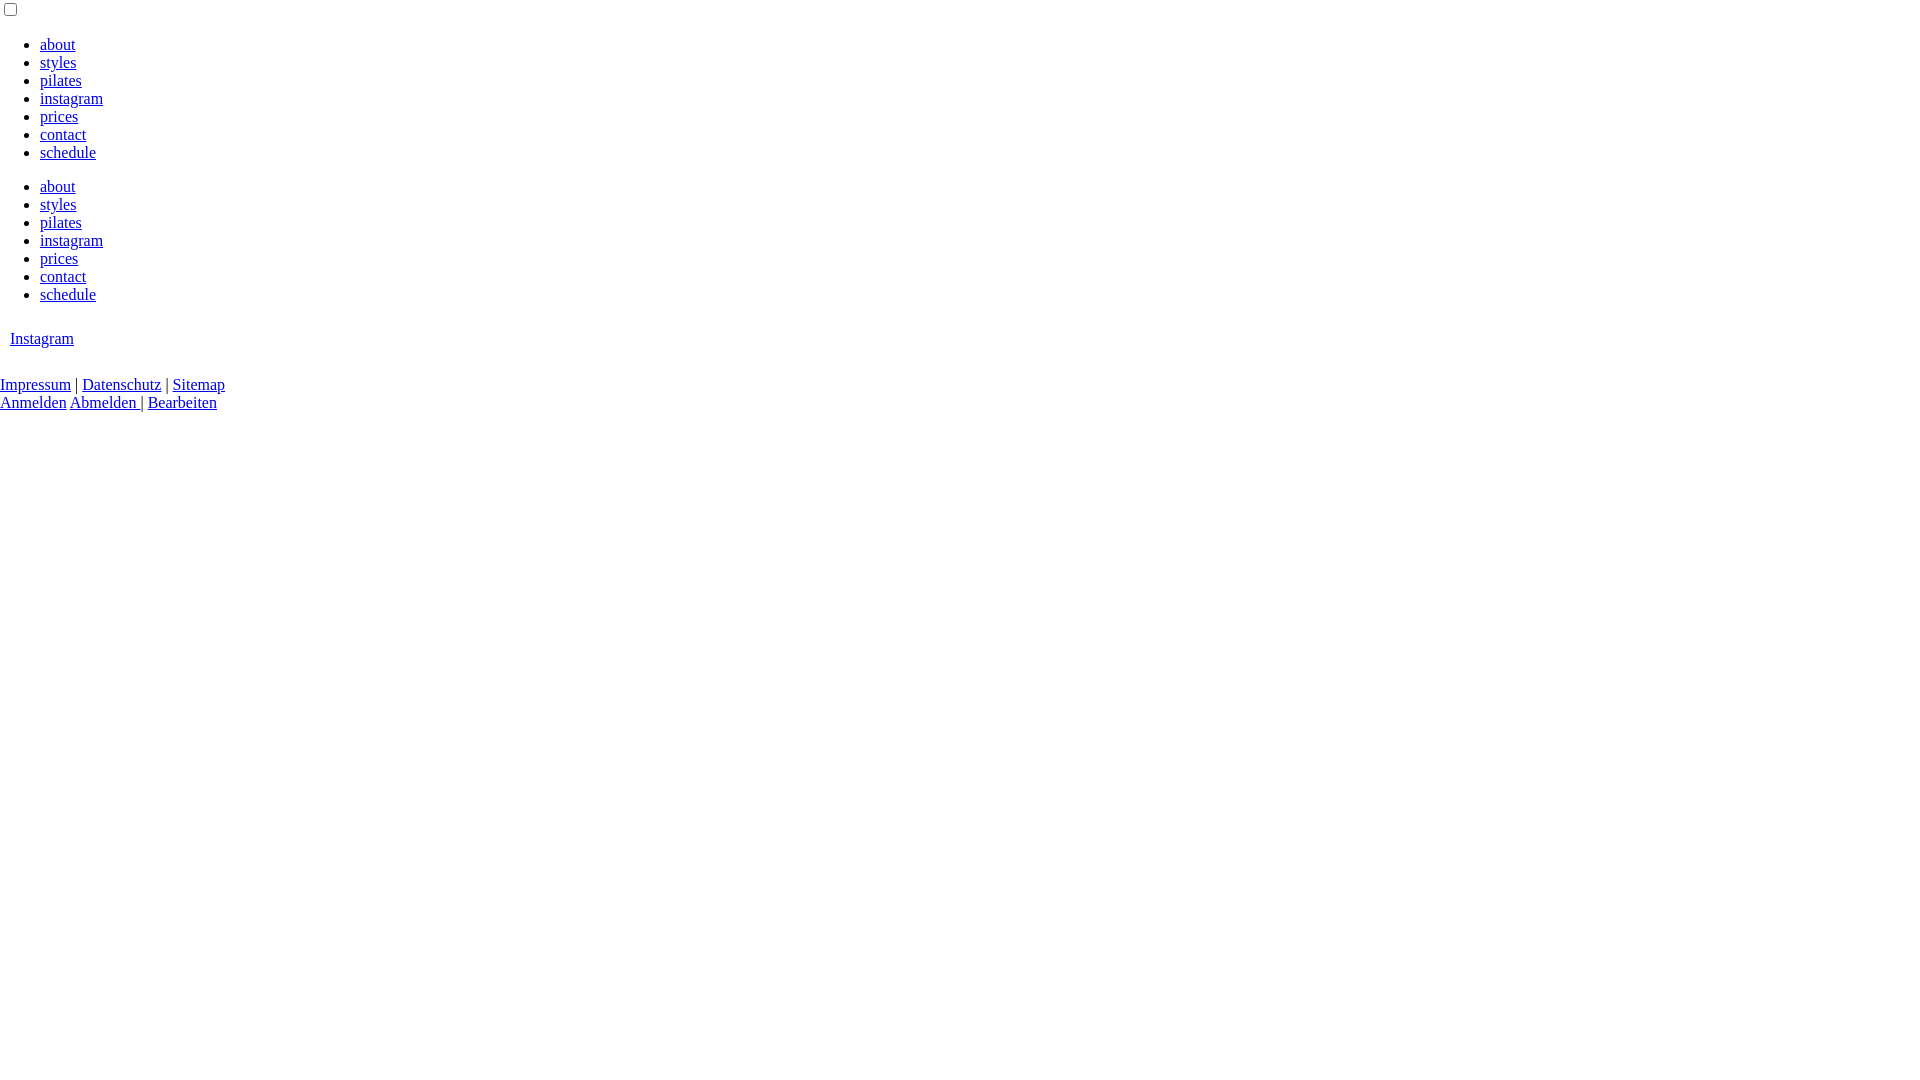 This screenshot has height=1080, width=1920. What do you see at coordinates (39, 98) in the screenshot?
I see `'instagram'` at bounding box center [39, 98].